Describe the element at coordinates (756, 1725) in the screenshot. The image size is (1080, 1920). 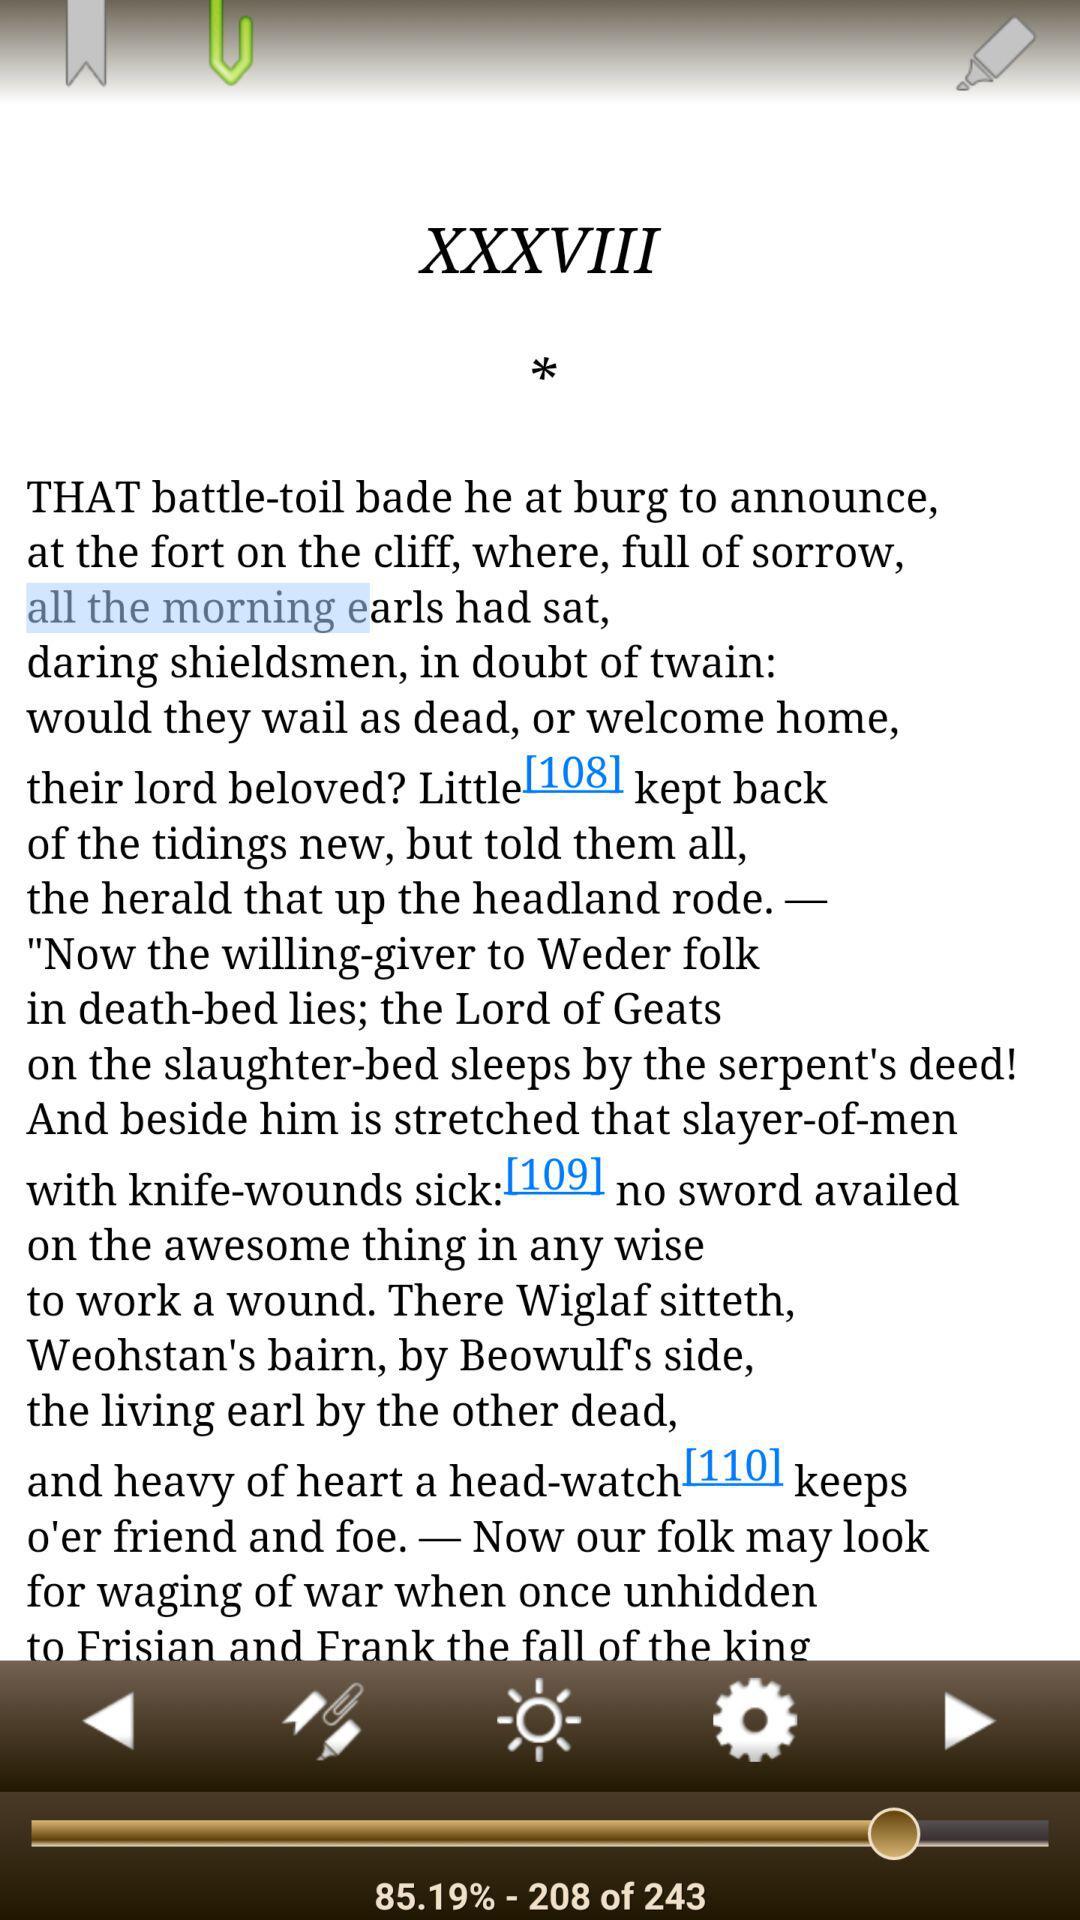
I see `config` at that location.